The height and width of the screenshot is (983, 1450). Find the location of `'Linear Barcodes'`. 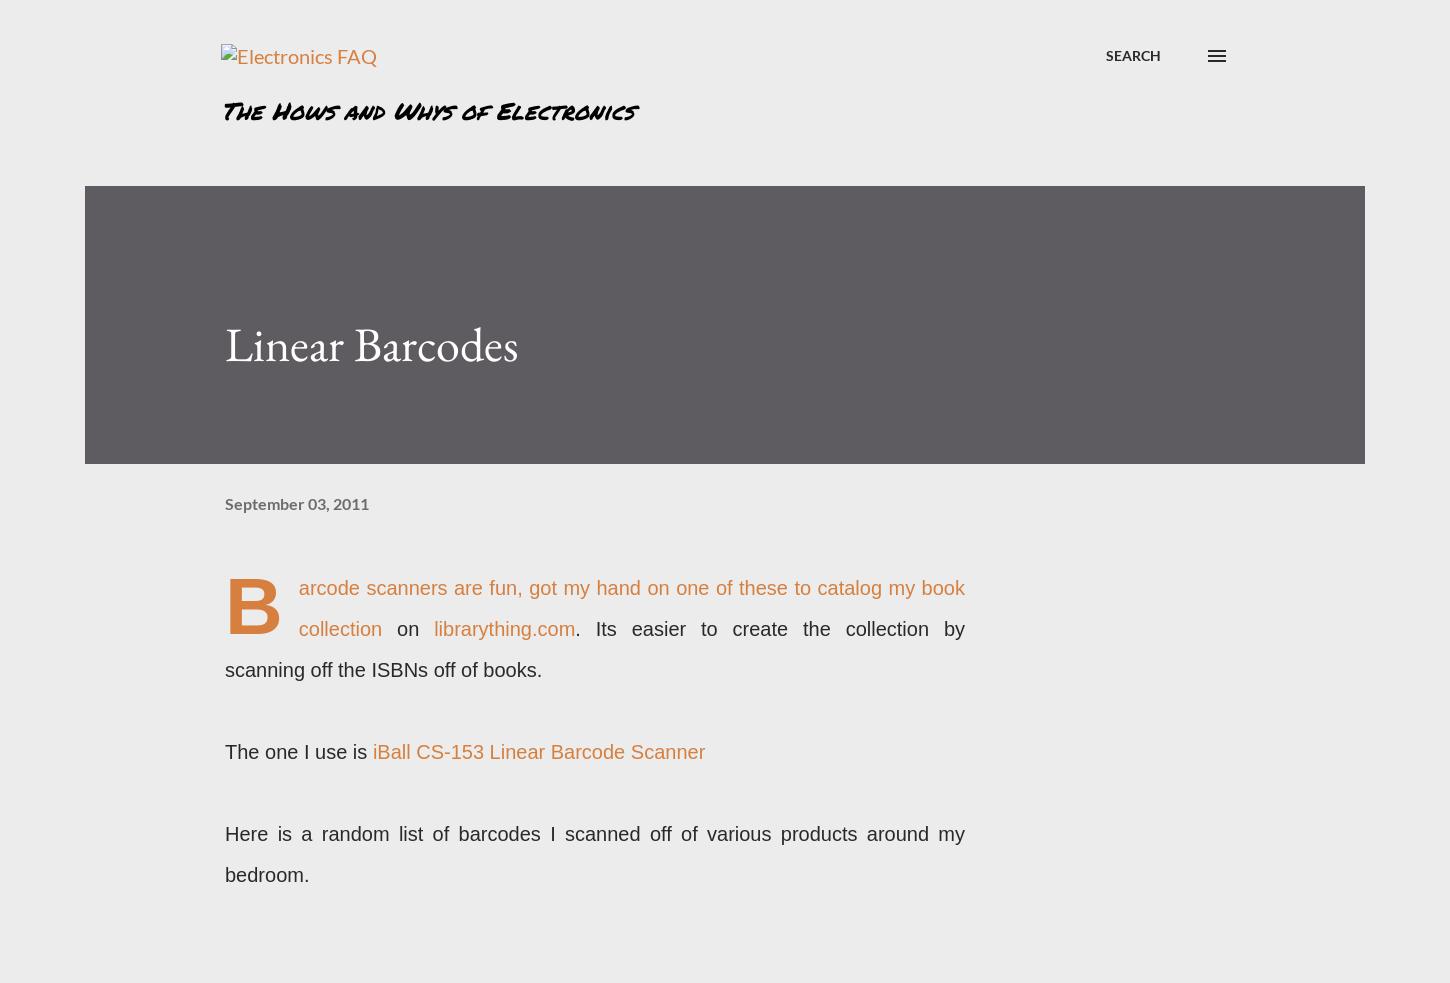

'Linear Barcodes' is located at coordinates (371, 342).